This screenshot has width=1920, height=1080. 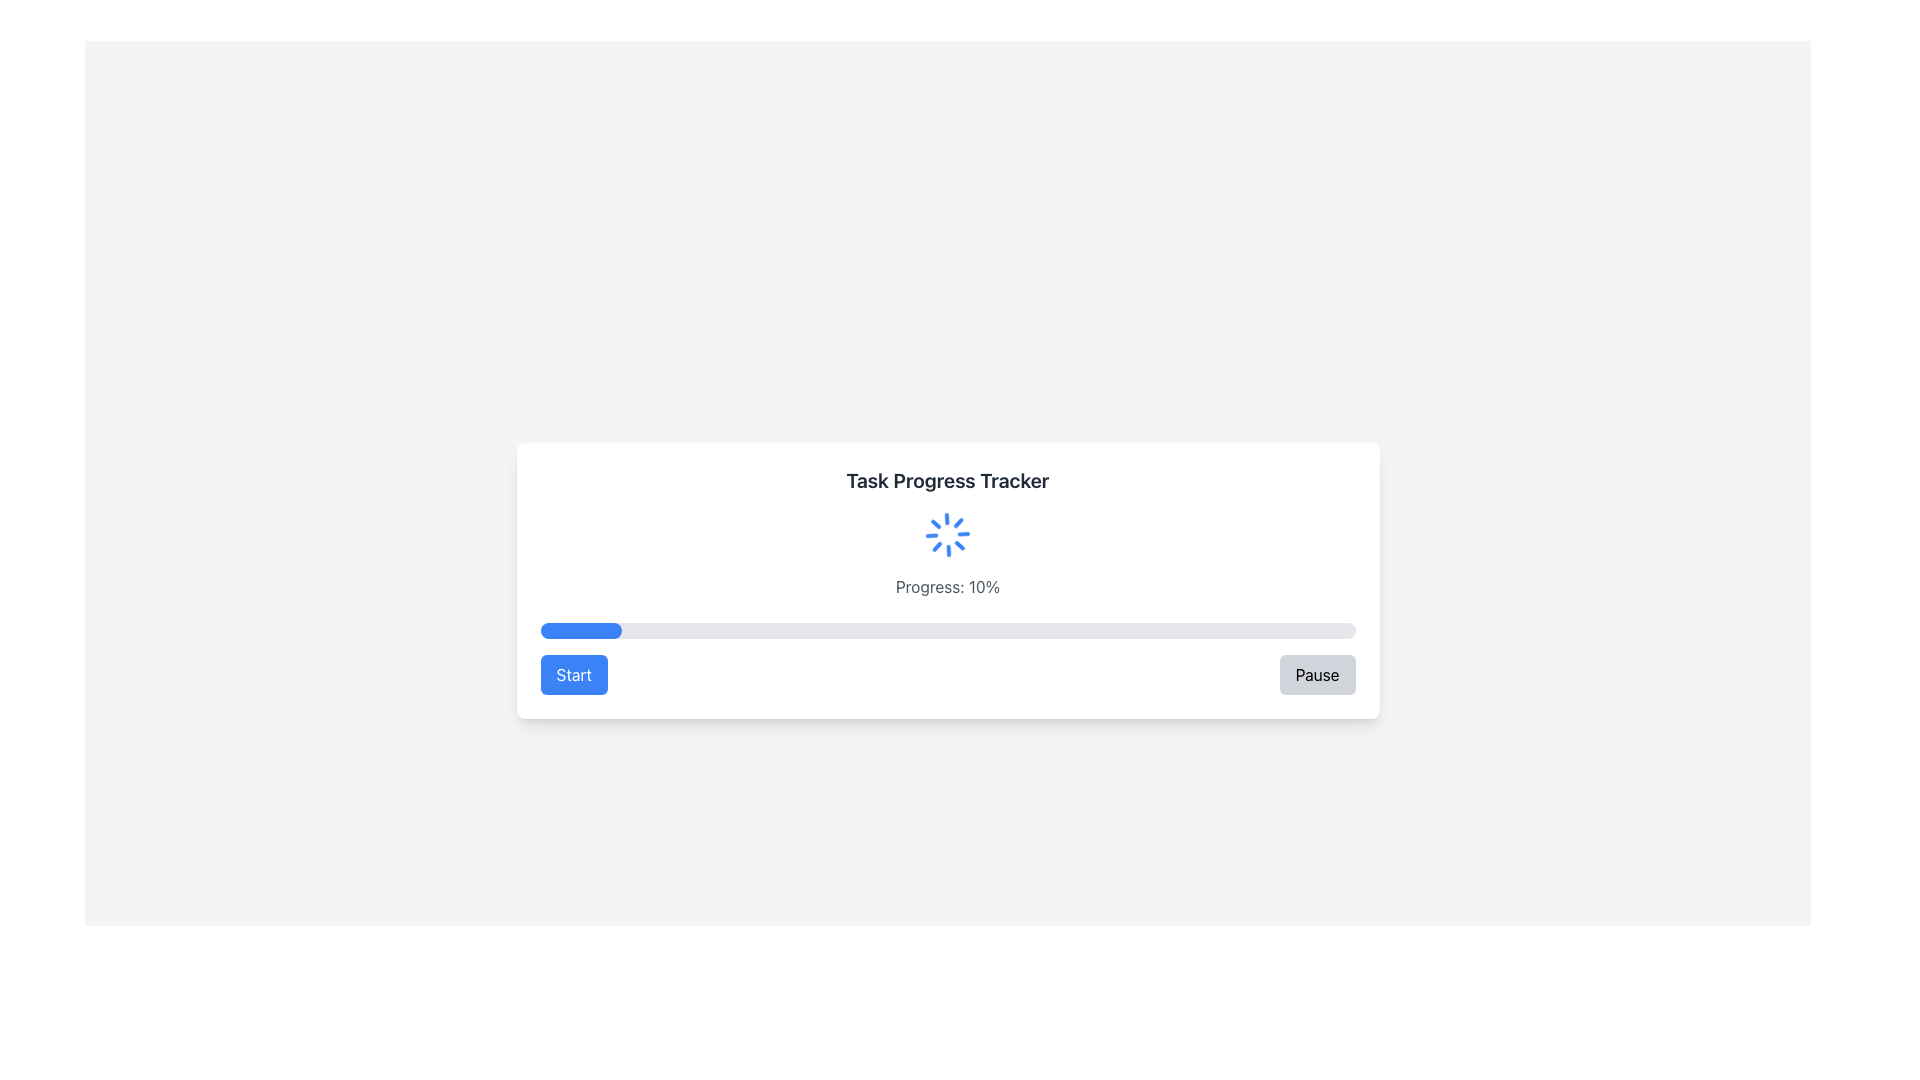 I want to click on the Loader Icon, which indicates the loading state of the task, located above the progress text ('Progress: 10%') and below the 'Task Progress Tracker' header, so click(x=947, y=534).